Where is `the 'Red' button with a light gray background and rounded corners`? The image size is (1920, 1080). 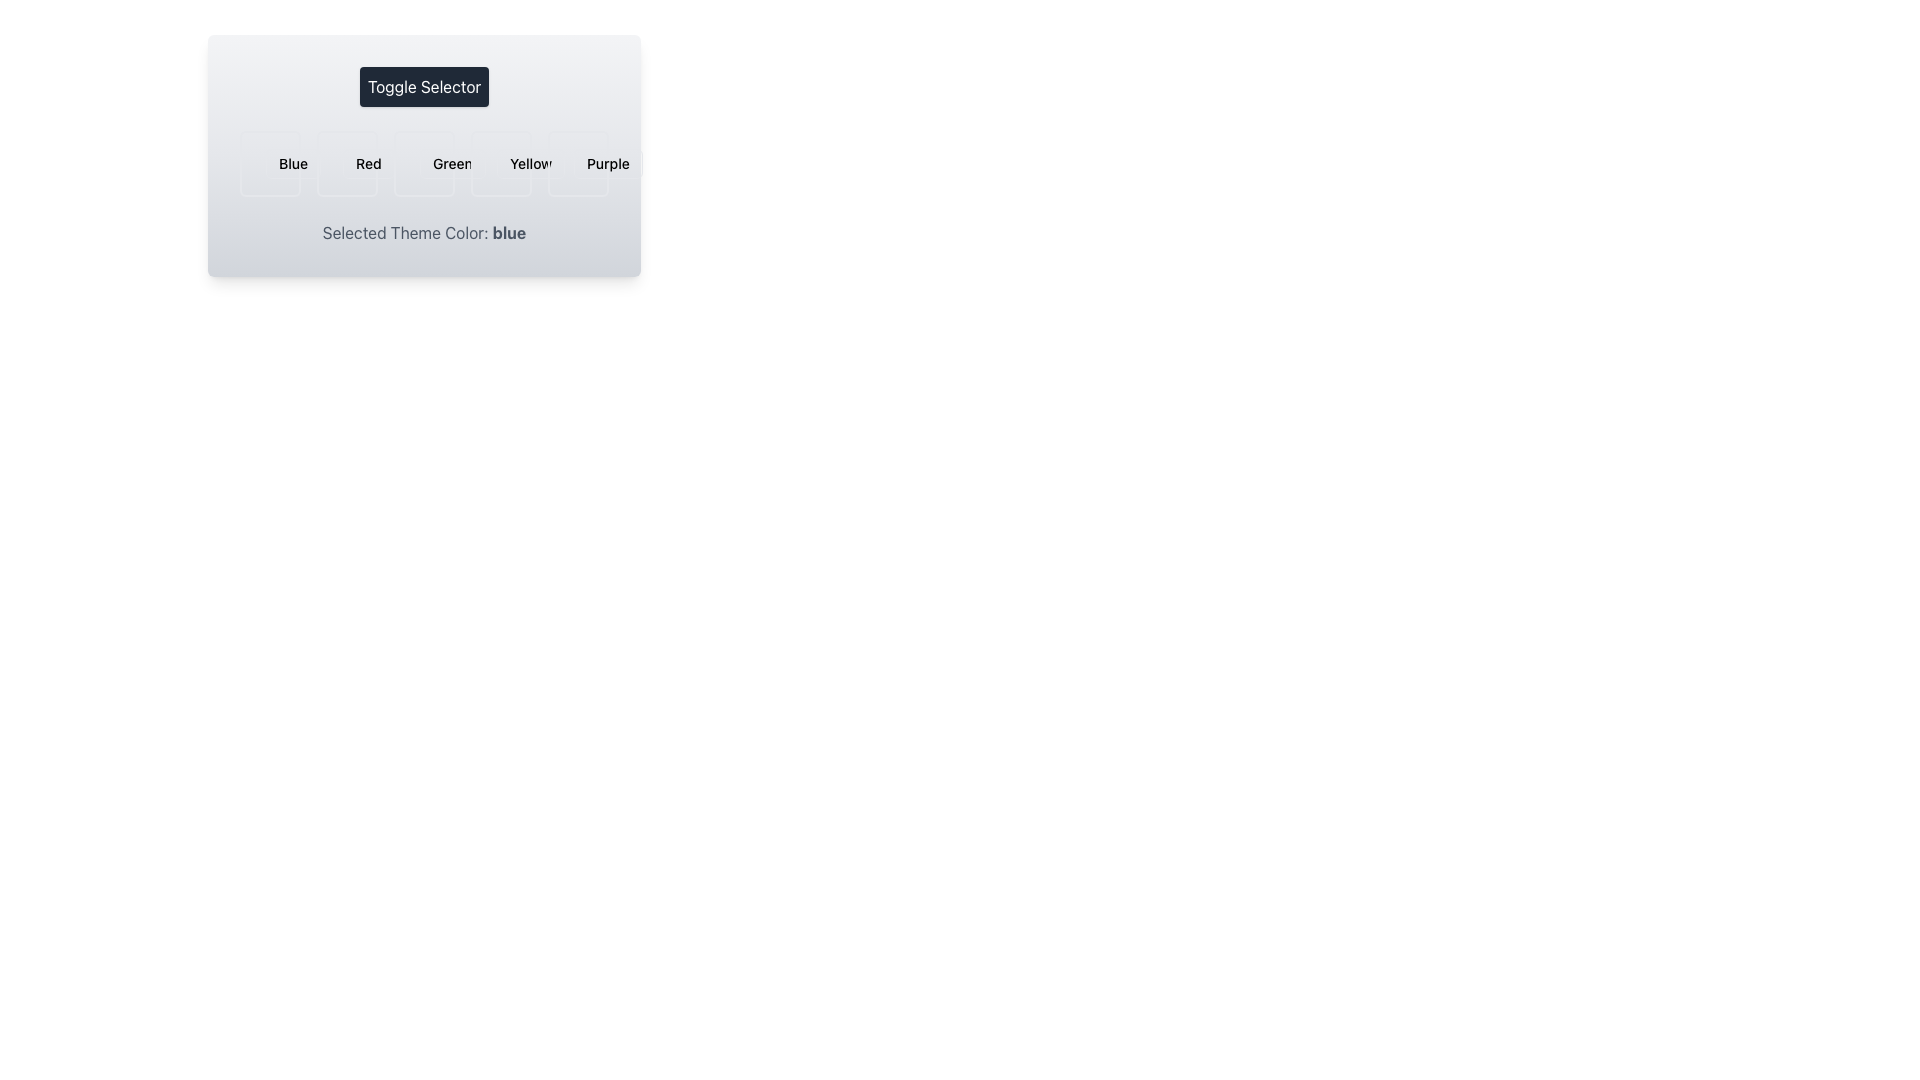
the 'Red' button with a light gray background and rounded corners is located at coordinates (368, 163).